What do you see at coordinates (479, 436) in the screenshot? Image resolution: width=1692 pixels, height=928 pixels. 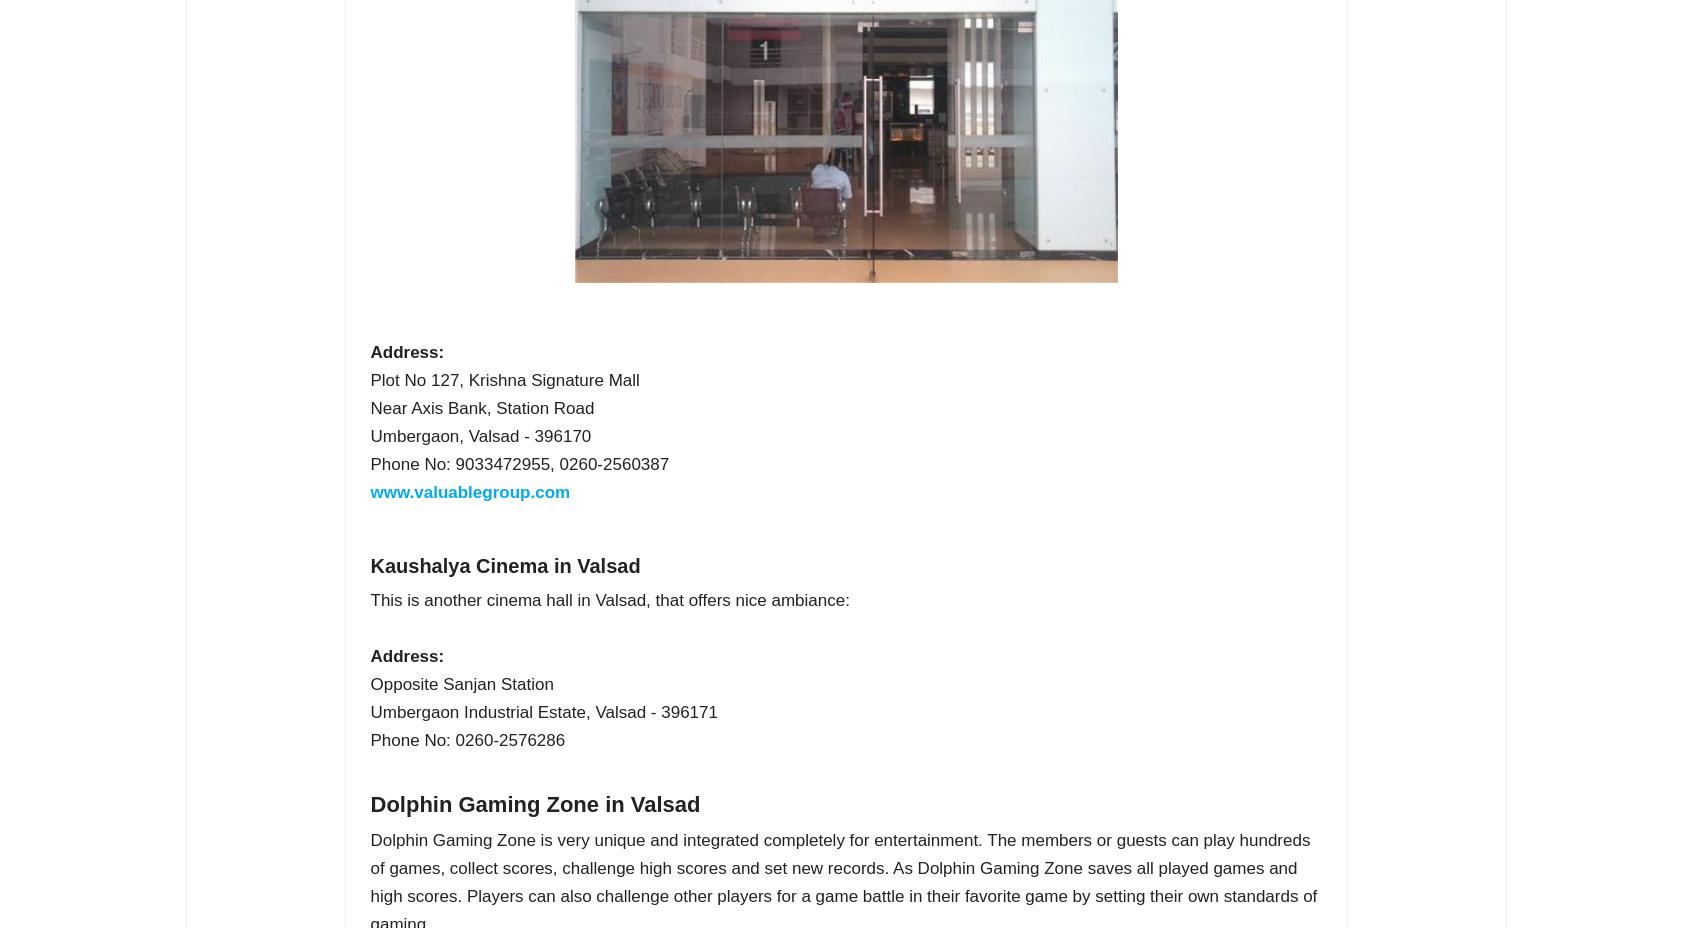 I see `'Umbergaon, Valsad - 396170'` at bounding box center [479, 436].